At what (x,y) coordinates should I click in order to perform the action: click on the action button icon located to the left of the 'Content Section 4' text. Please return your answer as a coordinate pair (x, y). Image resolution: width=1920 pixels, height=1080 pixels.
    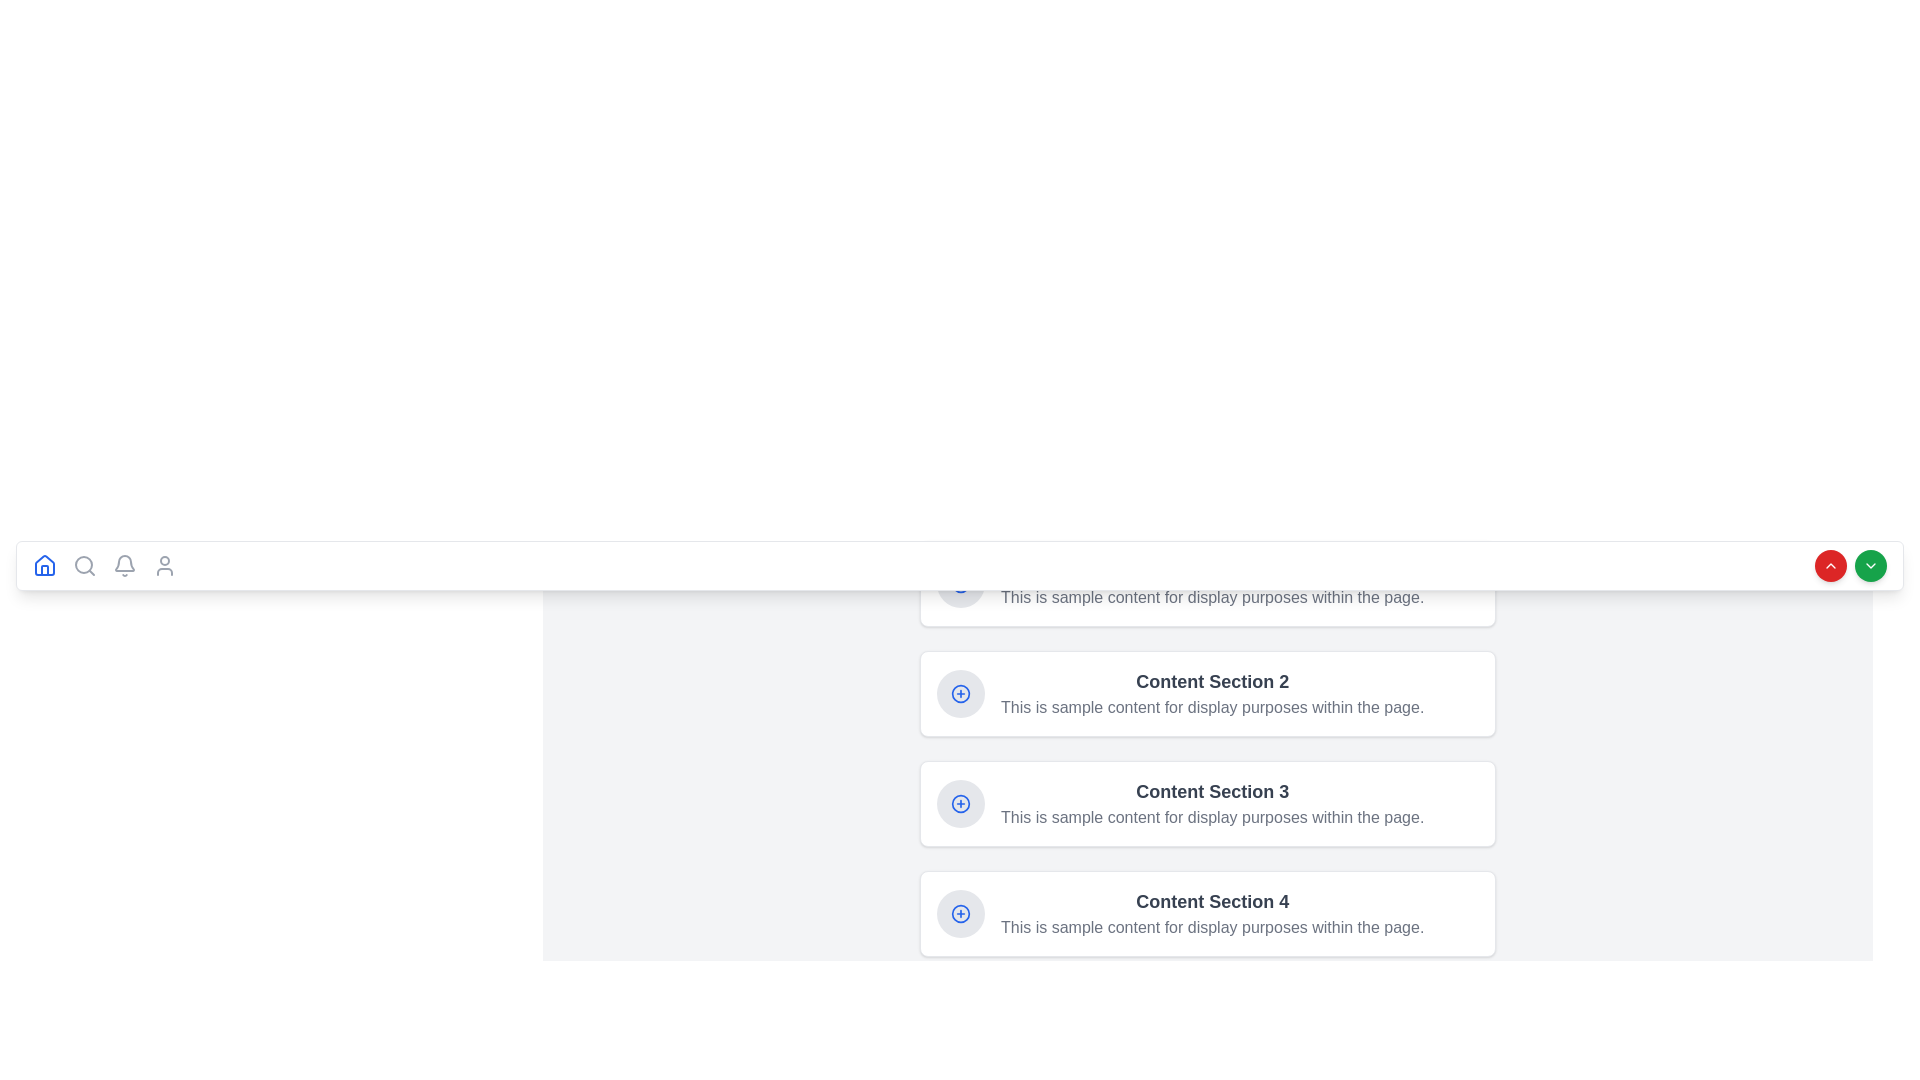
    Looking at the image, I should click on (960, 914).